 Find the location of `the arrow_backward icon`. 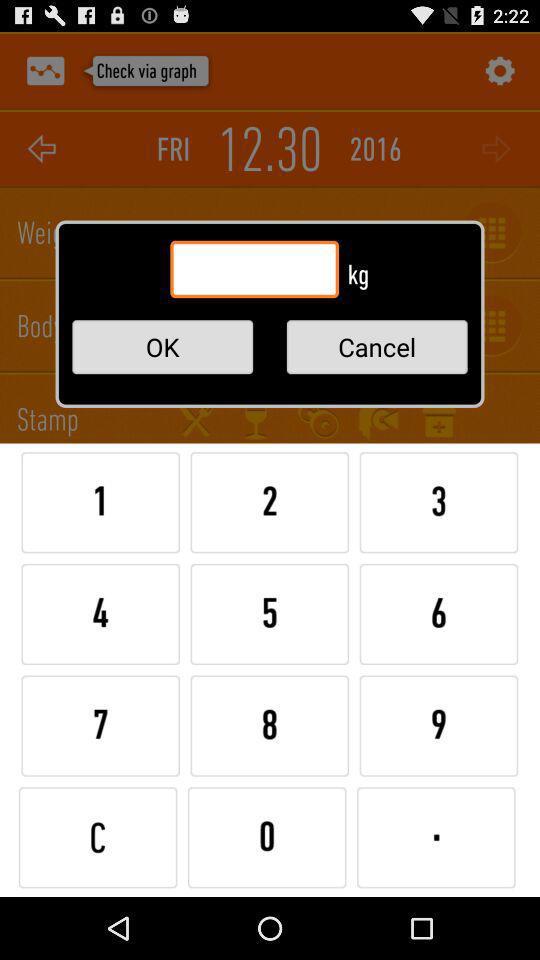

the arrow_backward icon is located at coordinates (41, 157).